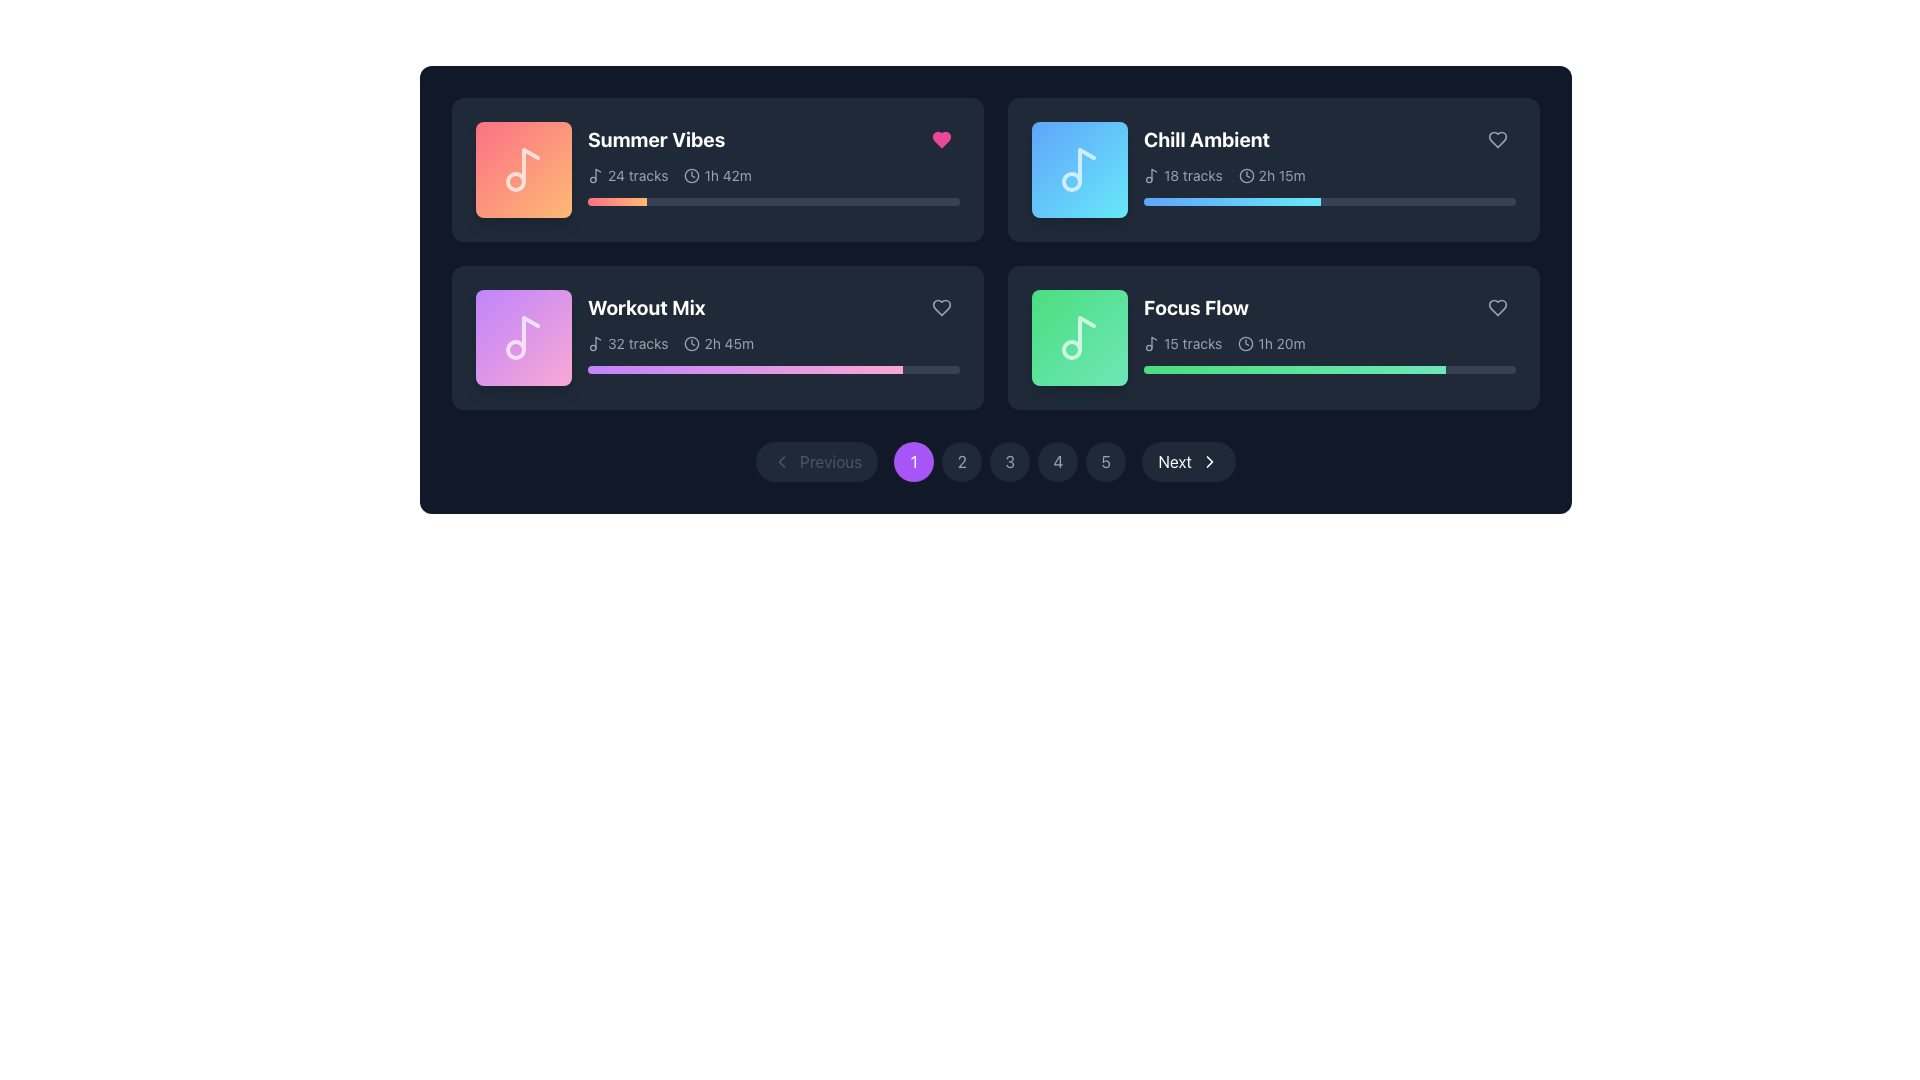  I want to click on the music playlist preview card named 'Focus Flow', which displays the playlist's name, track count, and duration, located in the bottom-right quadrant of the interface, so click(1272, 337).